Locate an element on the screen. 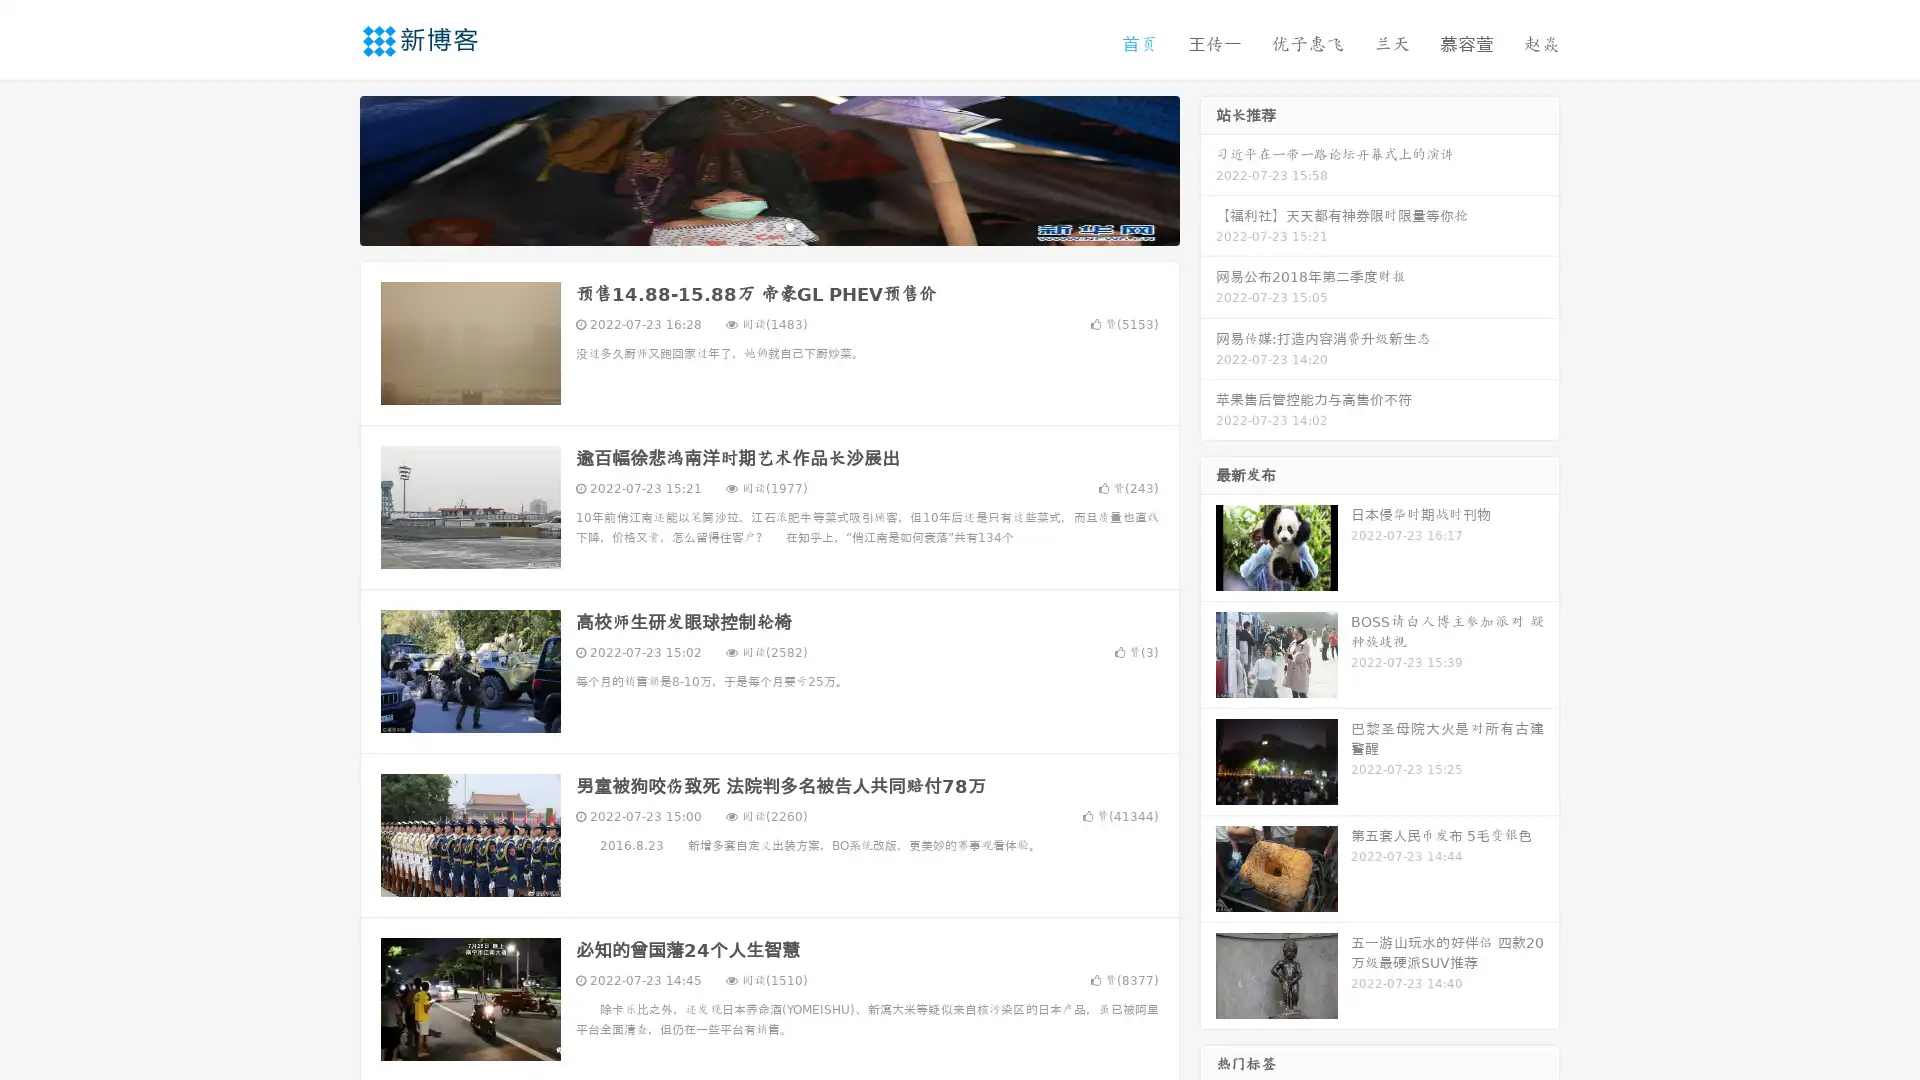 The image size is (1920, 1080). Previous slide is located at coordinates (330, 168).